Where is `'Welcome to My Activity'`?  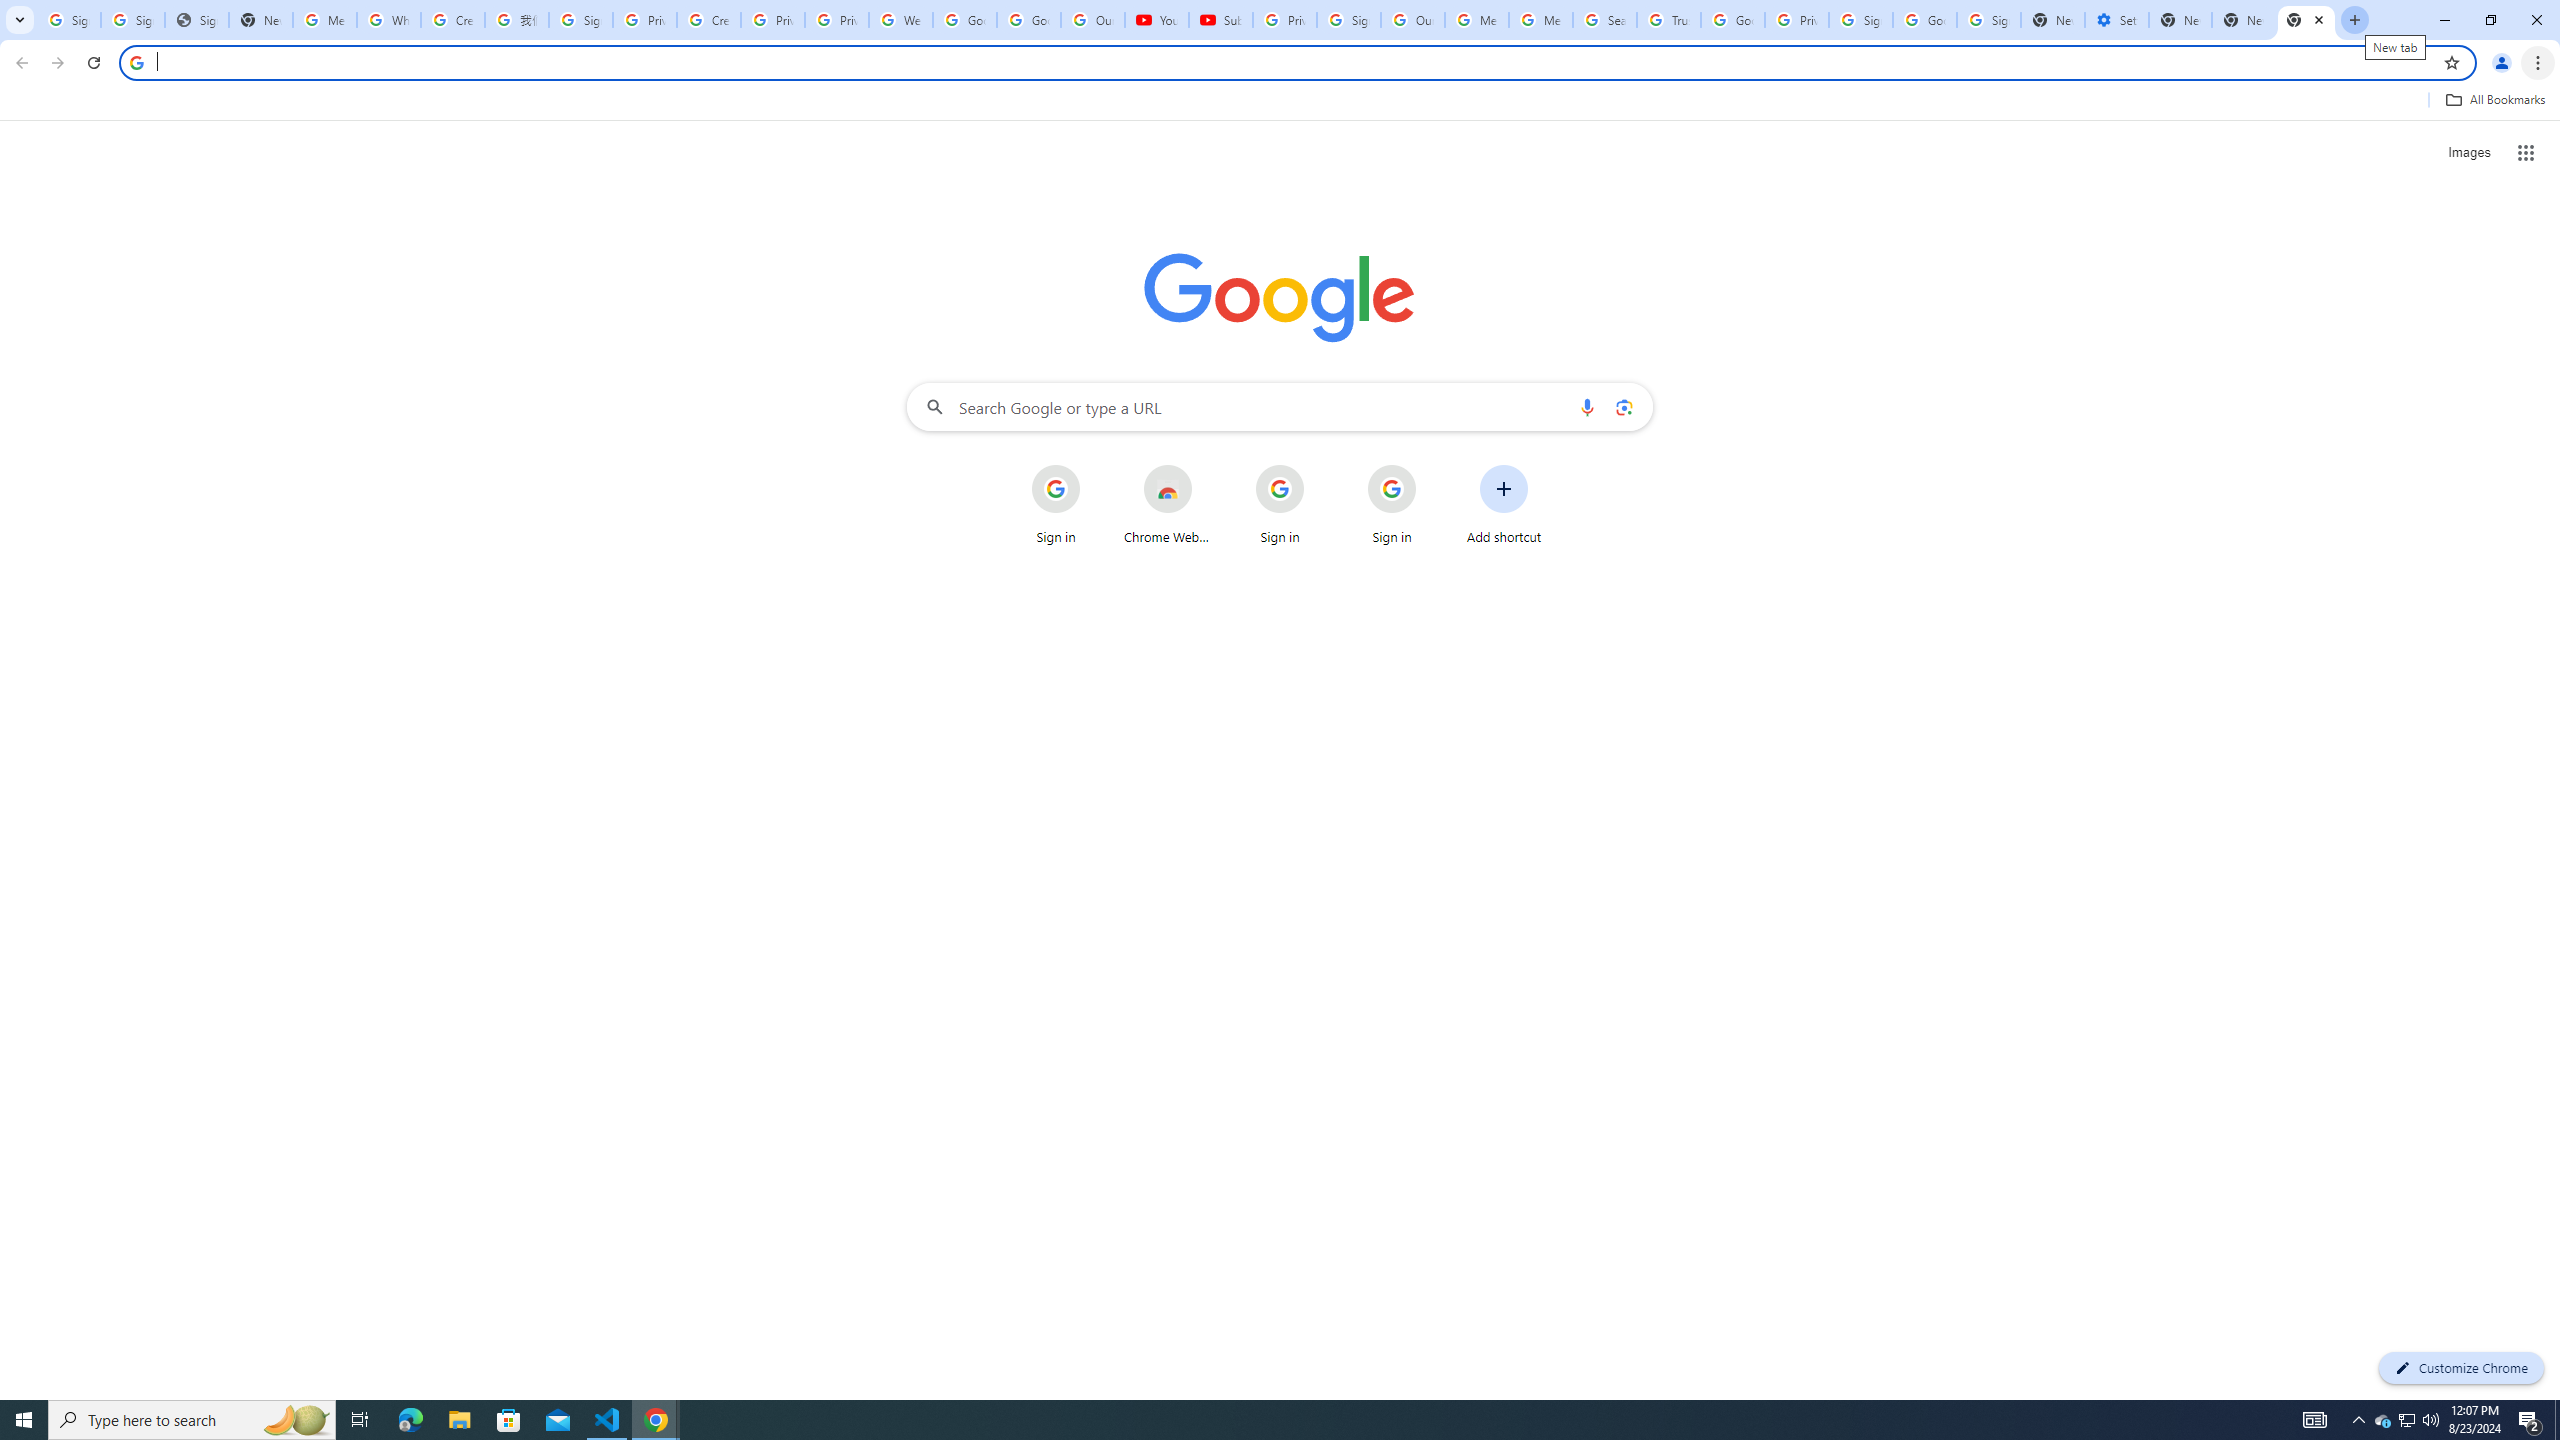
'Welcome to My Activity' is located at coordinates (900, 19).